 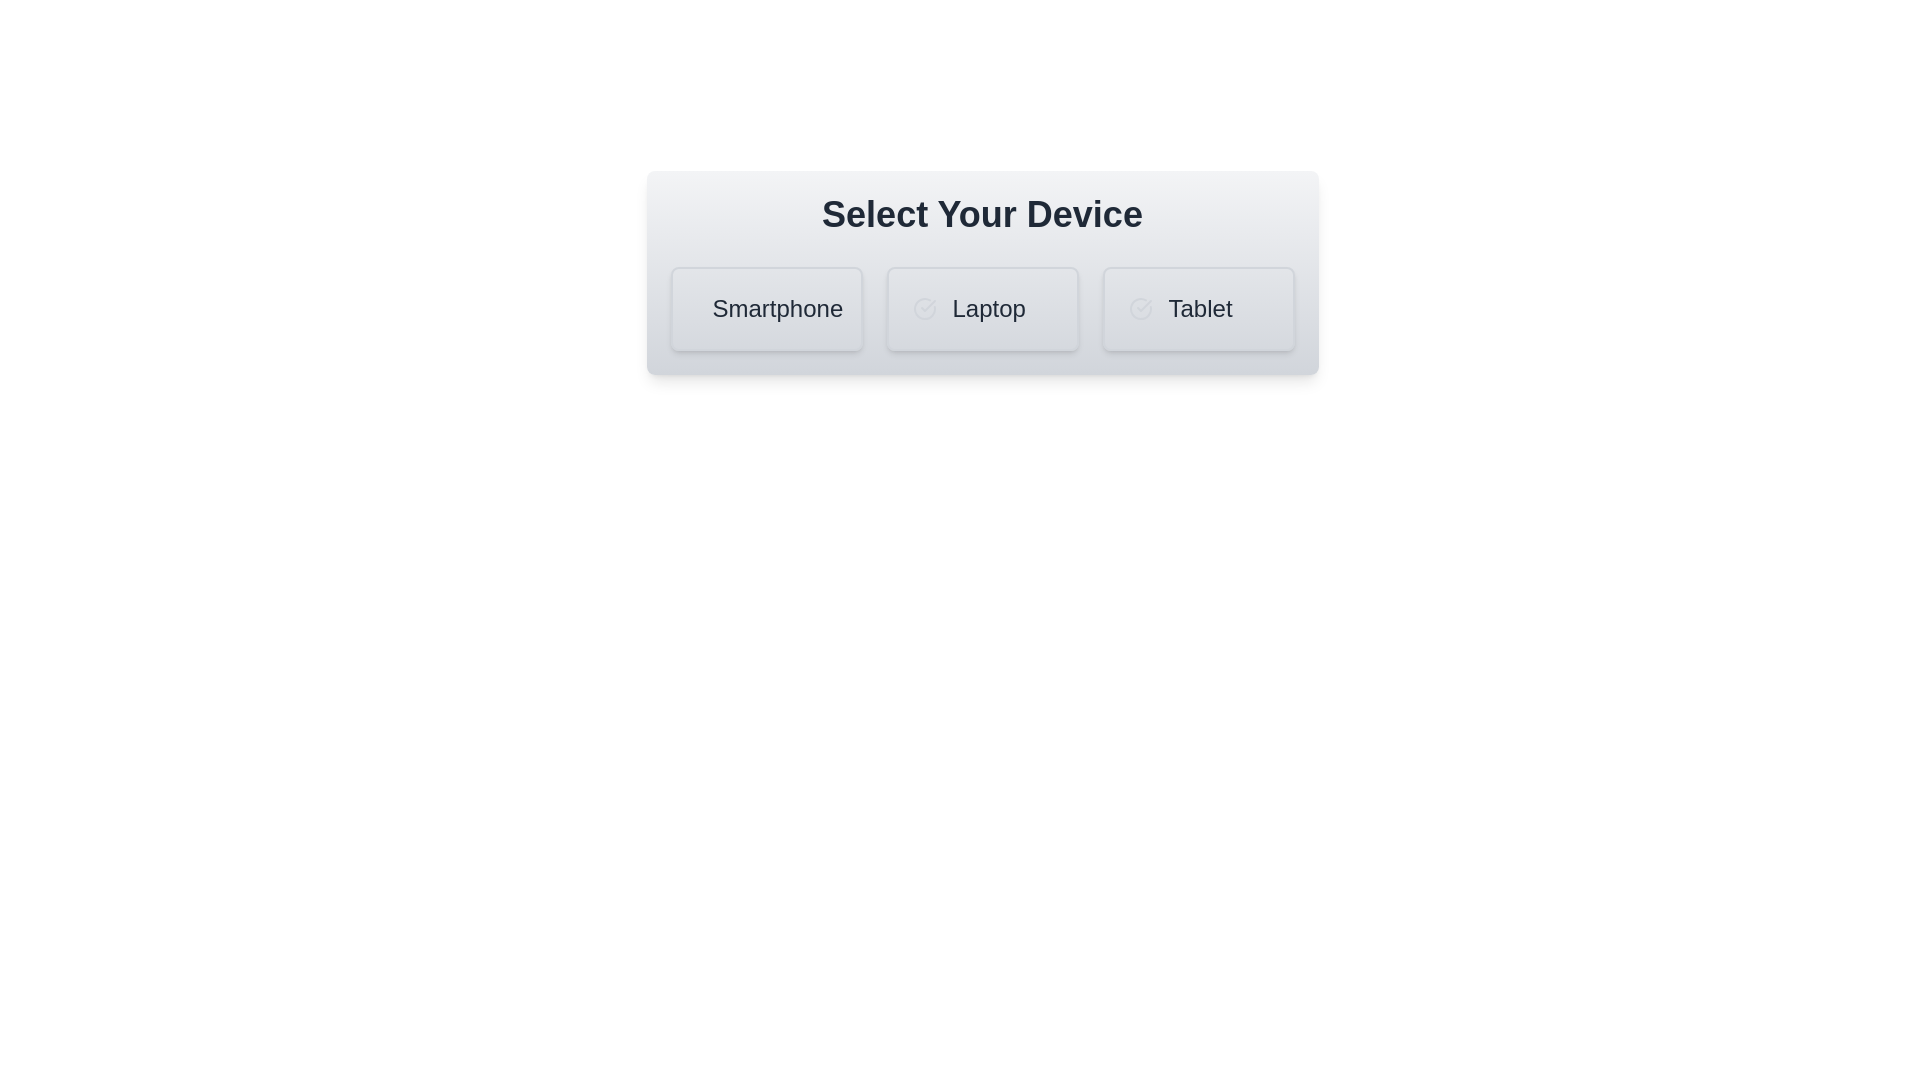 I want to click on the 'Smartphone' text label, which indicates the type of device that can be chosen in the 'Select Your Device' section, so click(x=765, y=308).